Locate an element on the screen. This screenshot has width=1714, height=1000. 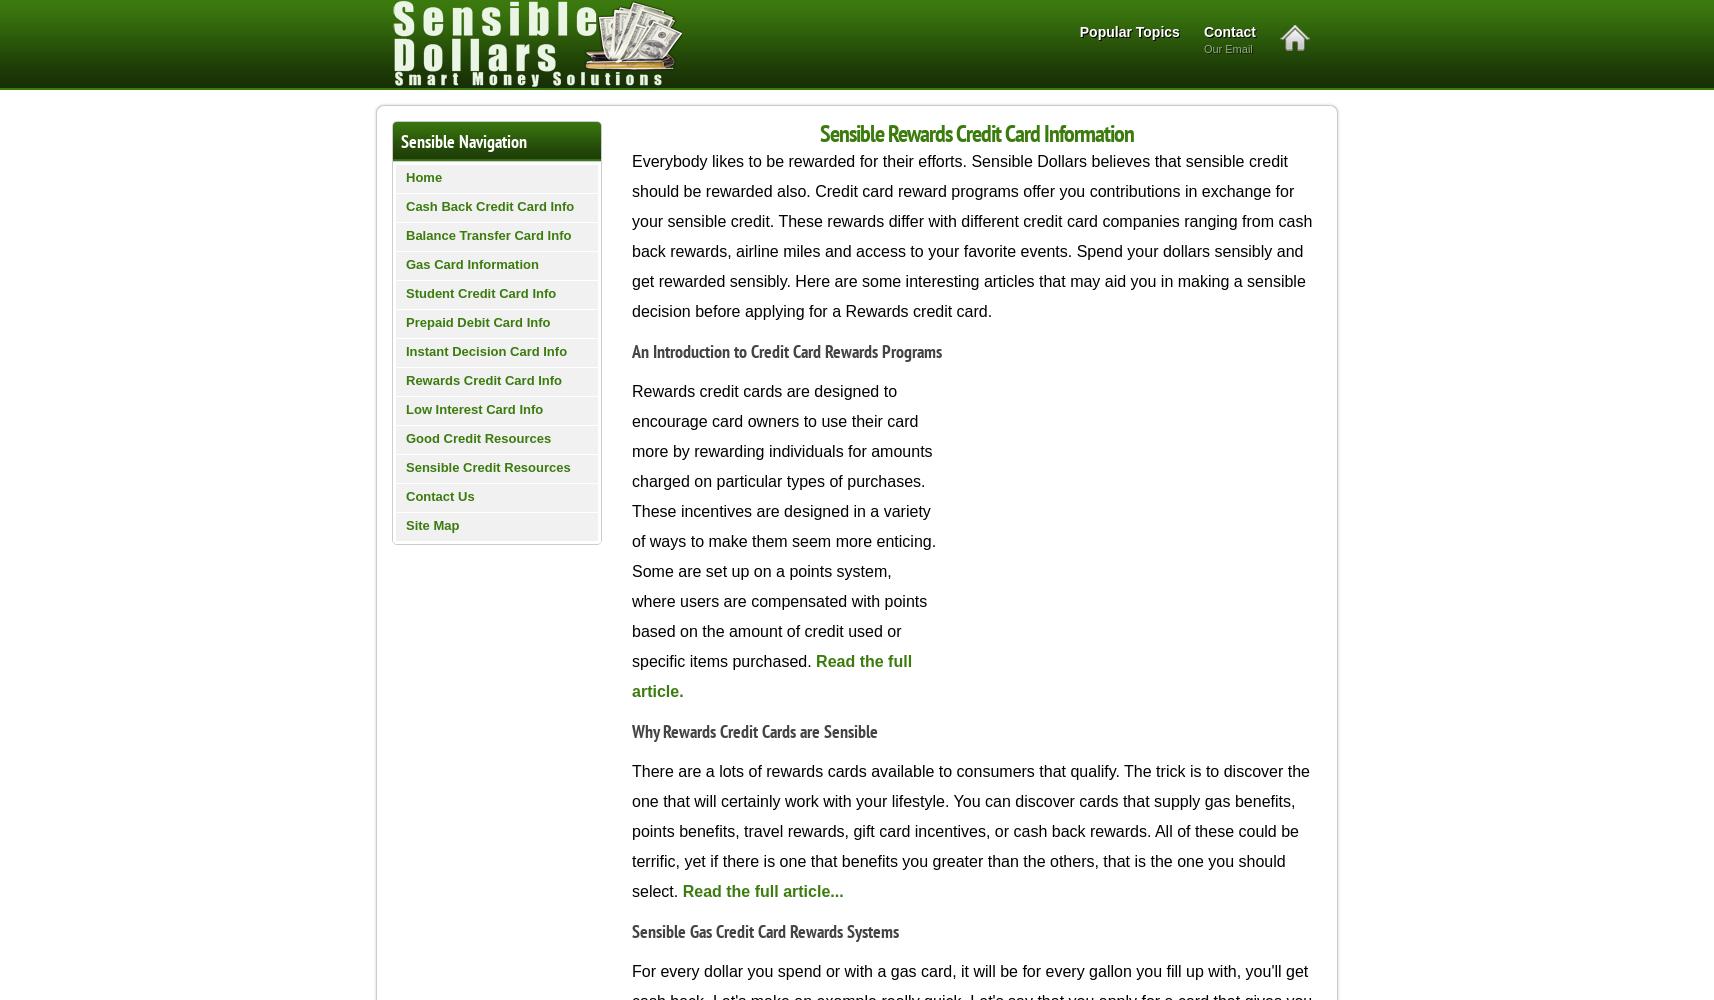
'Contact' is located at coordinates (1228, 32).